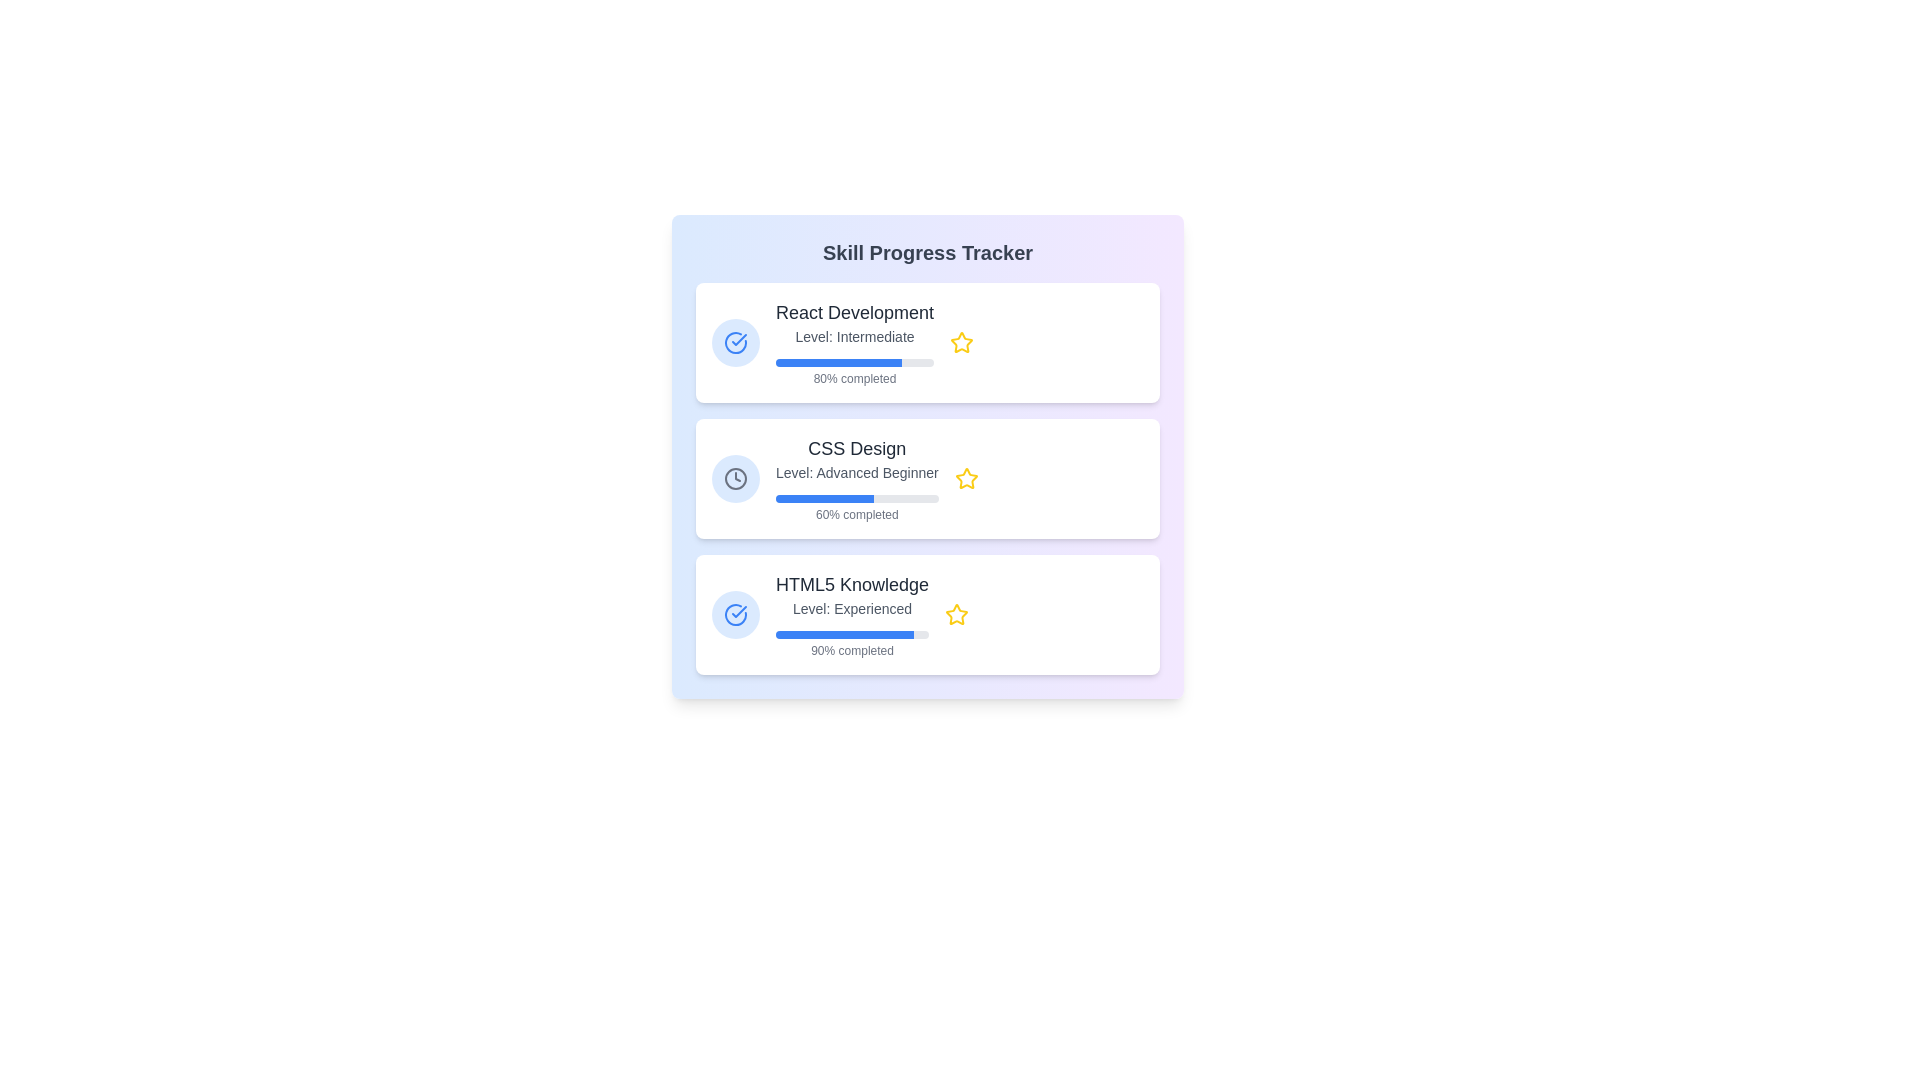 The width and height of the screenshot is (1920, 1080). What do you see at coordinates (839, 362) in the screenshot?
I see `the blue progress segment of the Visual Progress Bar indicating 80% completion for the skill 'React Development'` at bounding box center [839, 362].